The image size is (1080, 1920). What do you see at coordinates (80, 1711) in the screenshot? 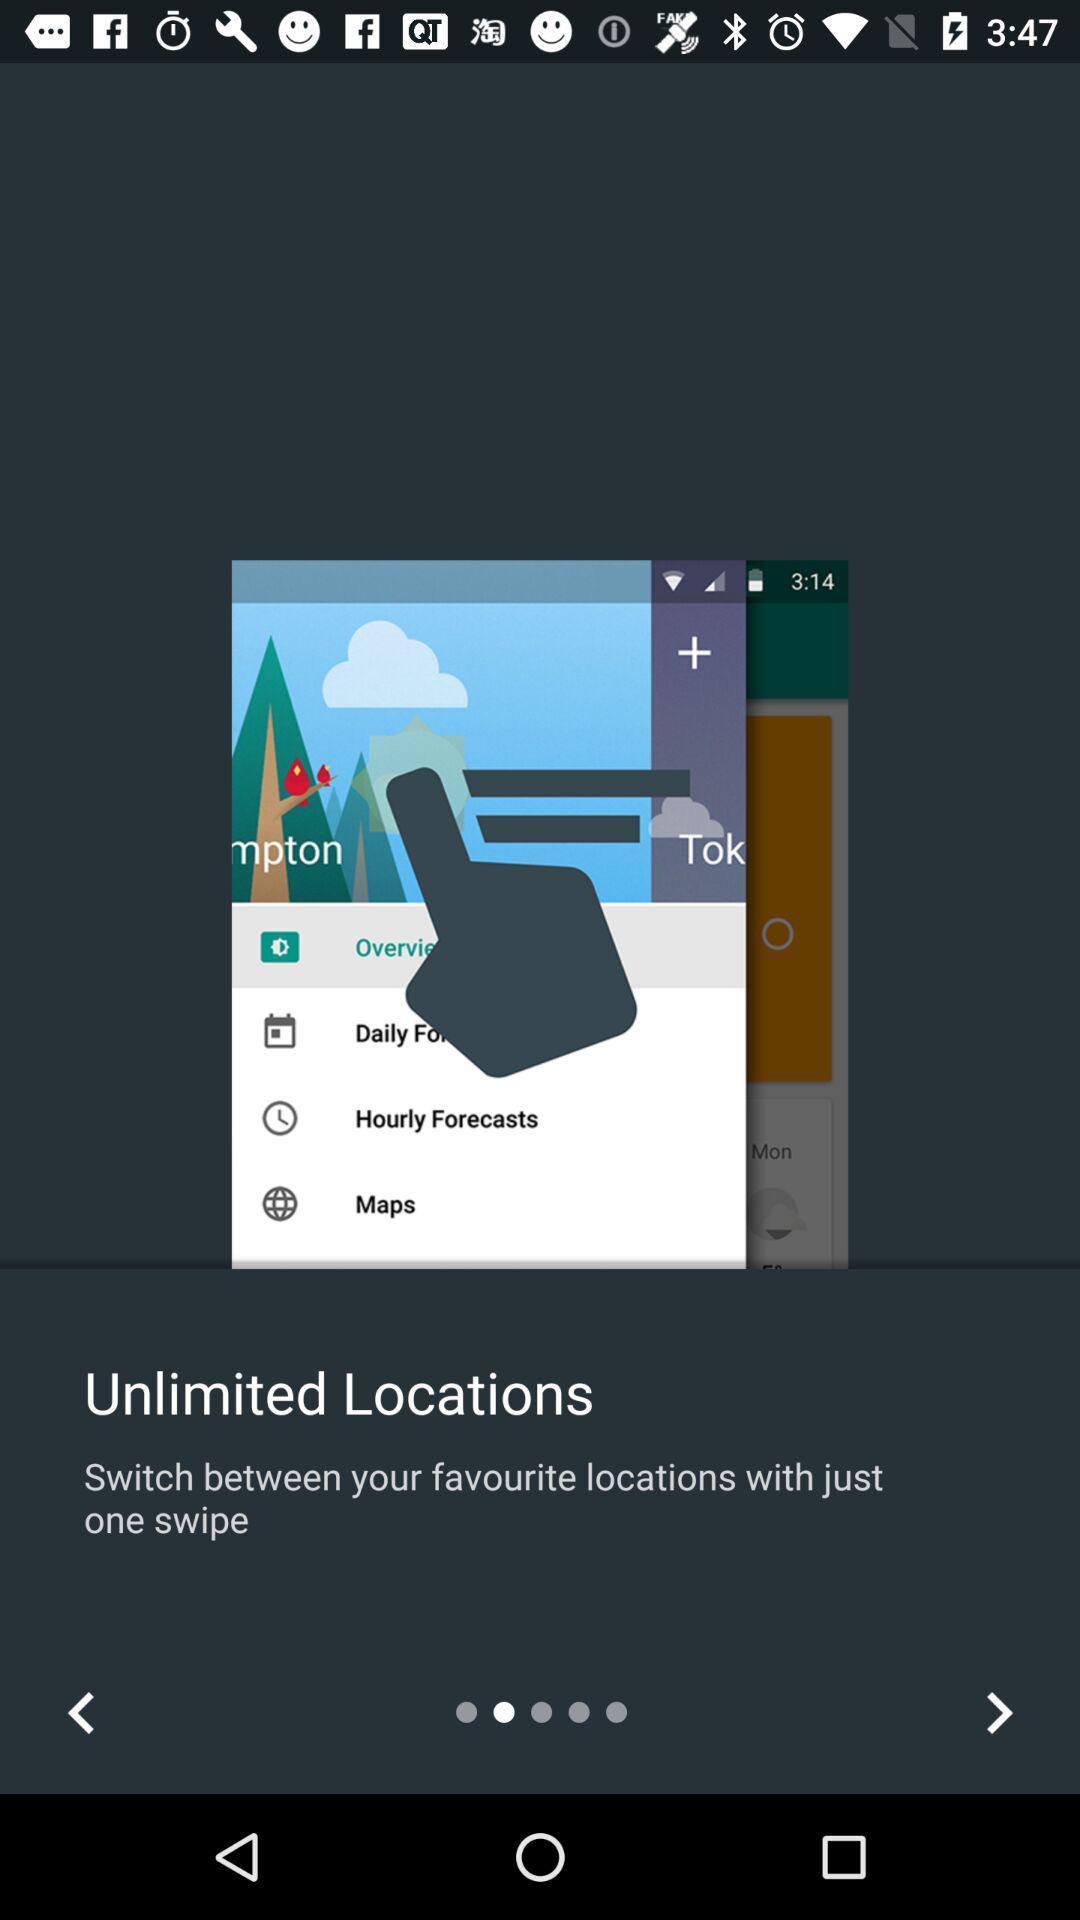
I see `icon below switch between your icon` at bounding box center [80, 1711].